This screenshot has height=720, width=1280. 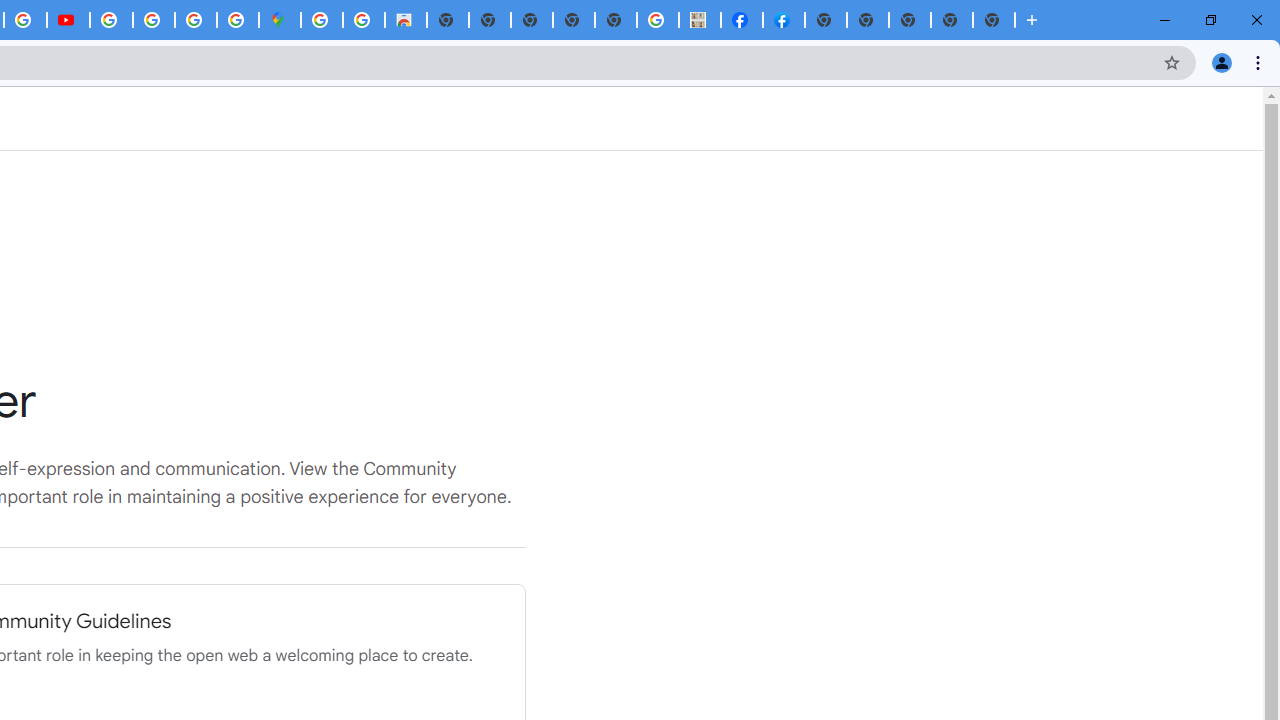 What do you see at coordinates (740, 20) in the screenshot?
I see `'Miley Cyrus | Facebook'` at bounding box center [740, 20].